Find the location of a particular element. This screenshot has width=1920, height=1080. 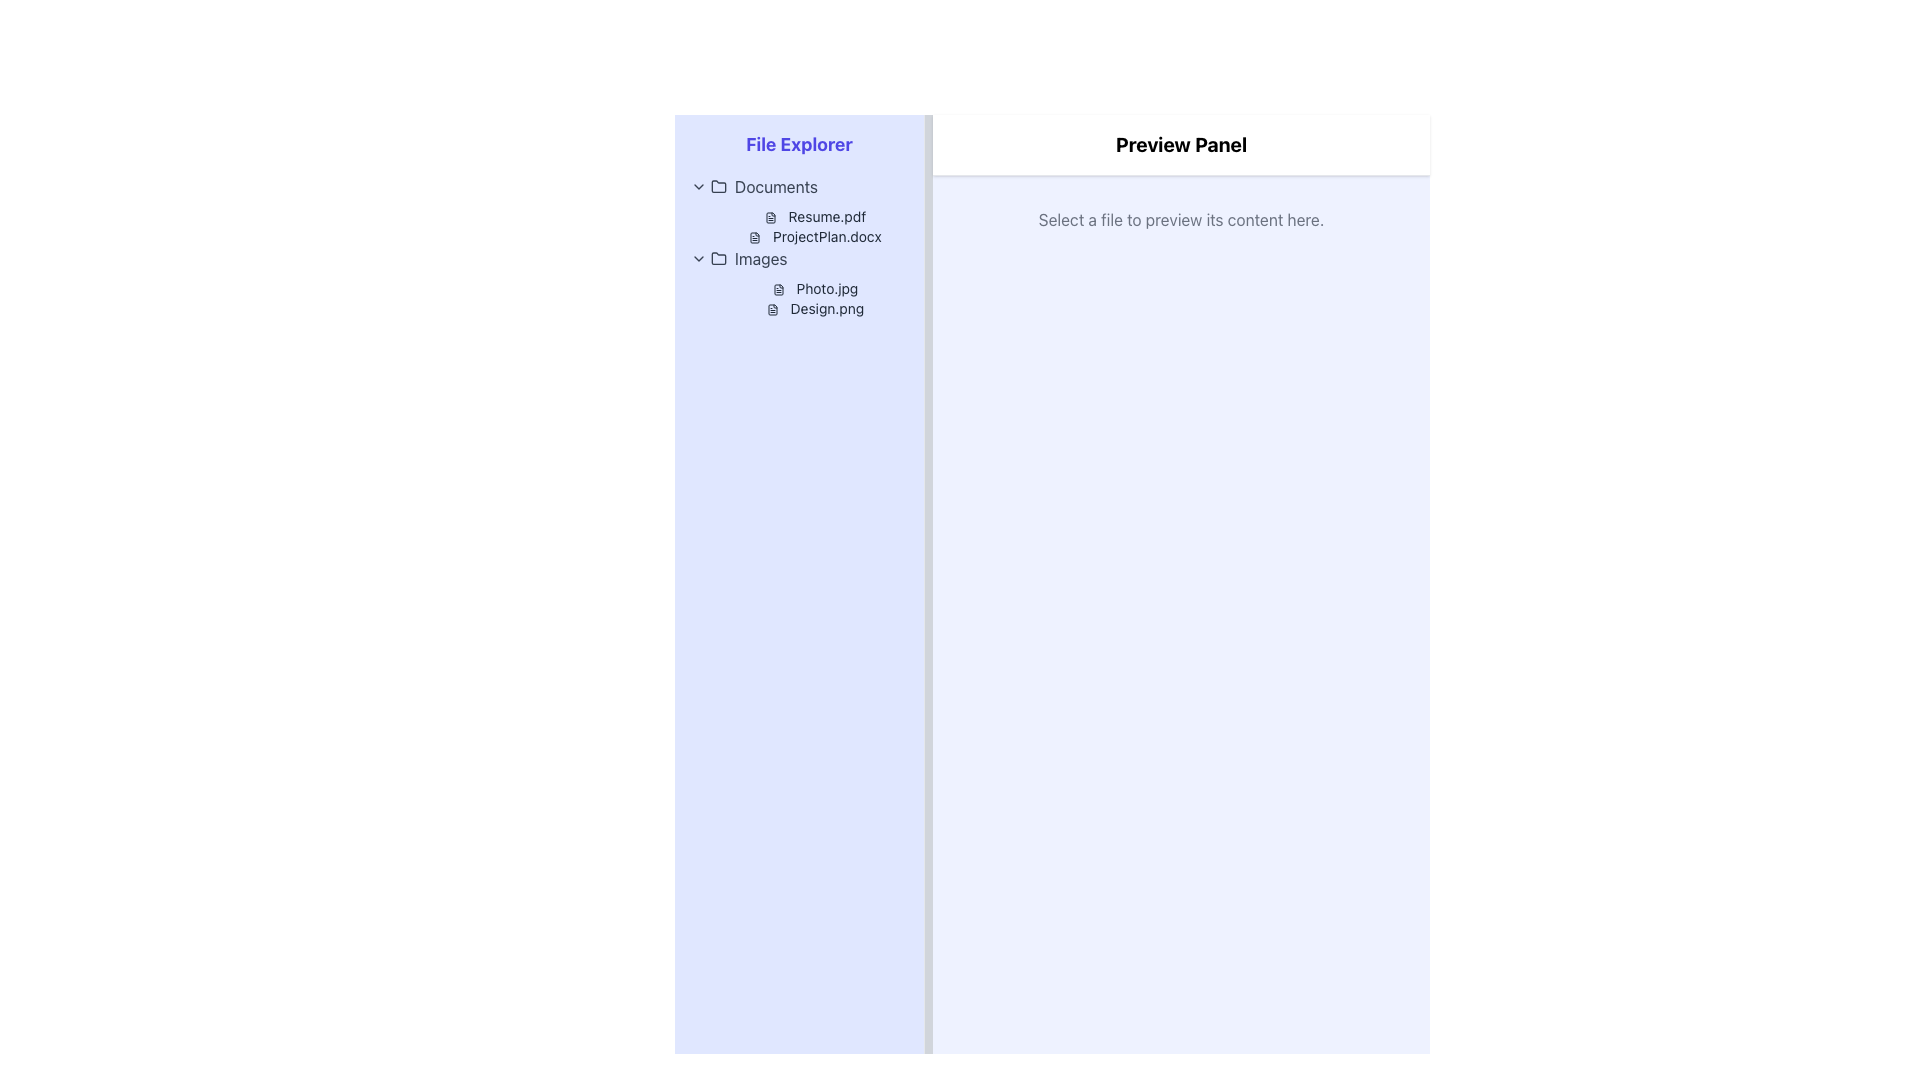

the folder icon located in the file explorer panel is located at coordinates (719, 186).